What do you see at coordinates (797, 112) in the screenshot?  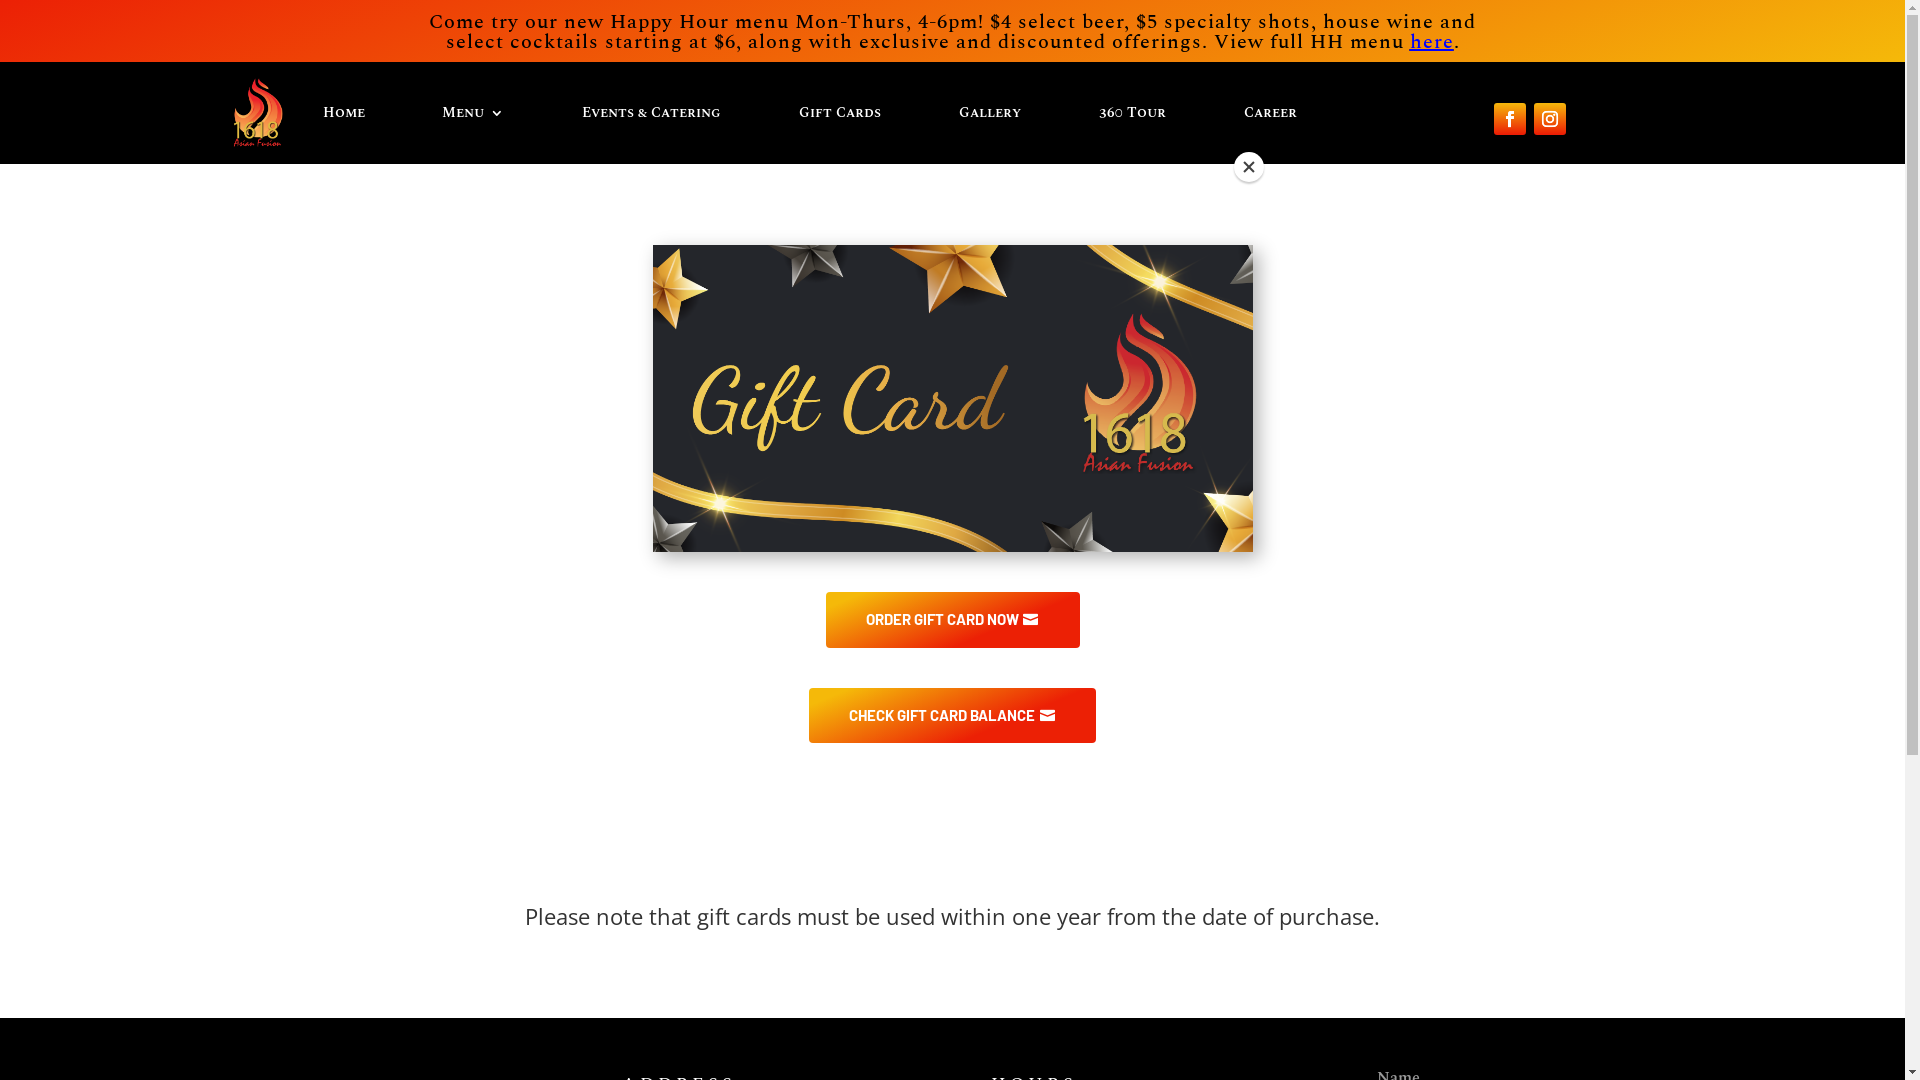 I see `'Gift Cards'` at bounding box center [797, 112].